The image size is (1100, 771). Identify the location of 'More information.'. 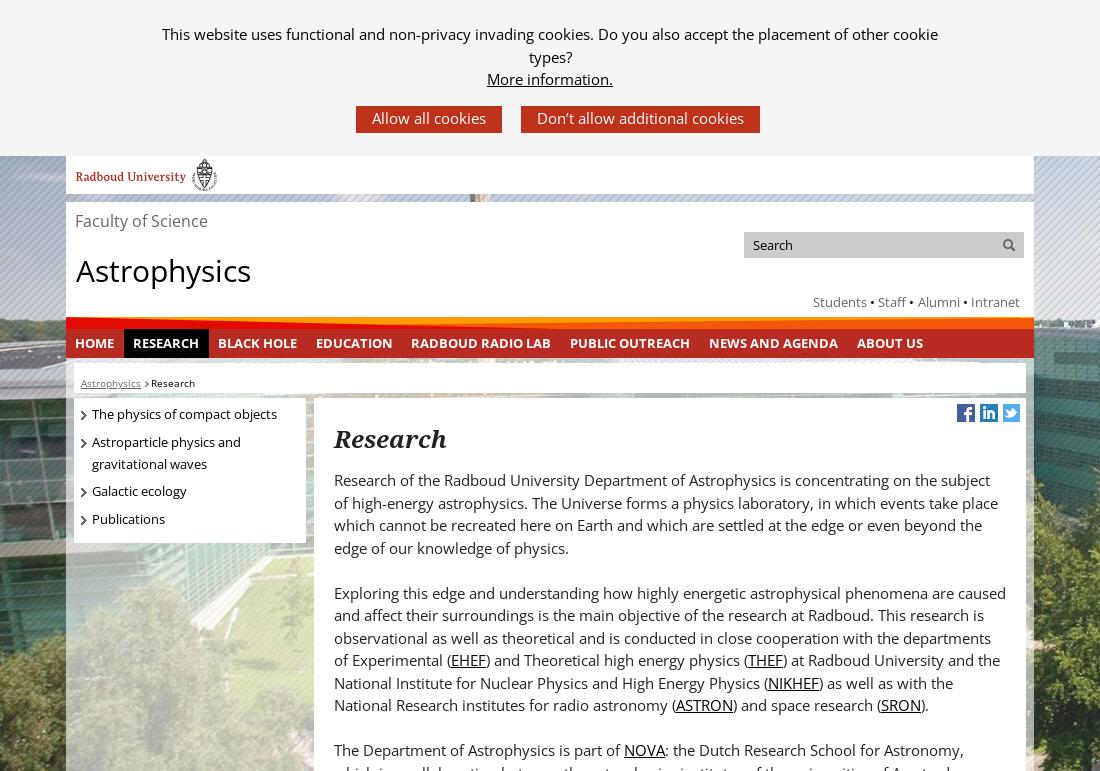
(550, 79).